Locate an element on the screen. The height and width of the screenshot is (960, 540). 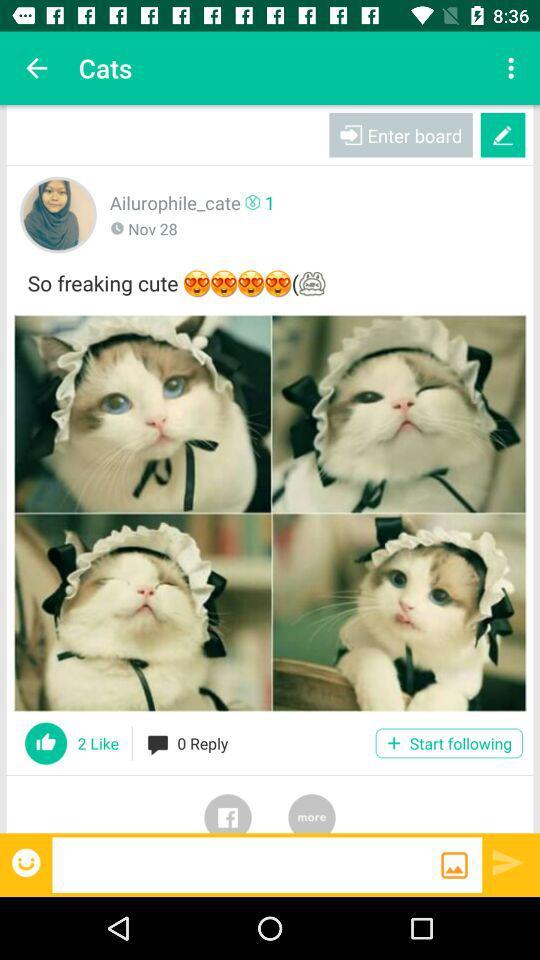
express emotions over post is located at coordinates (27, 861).